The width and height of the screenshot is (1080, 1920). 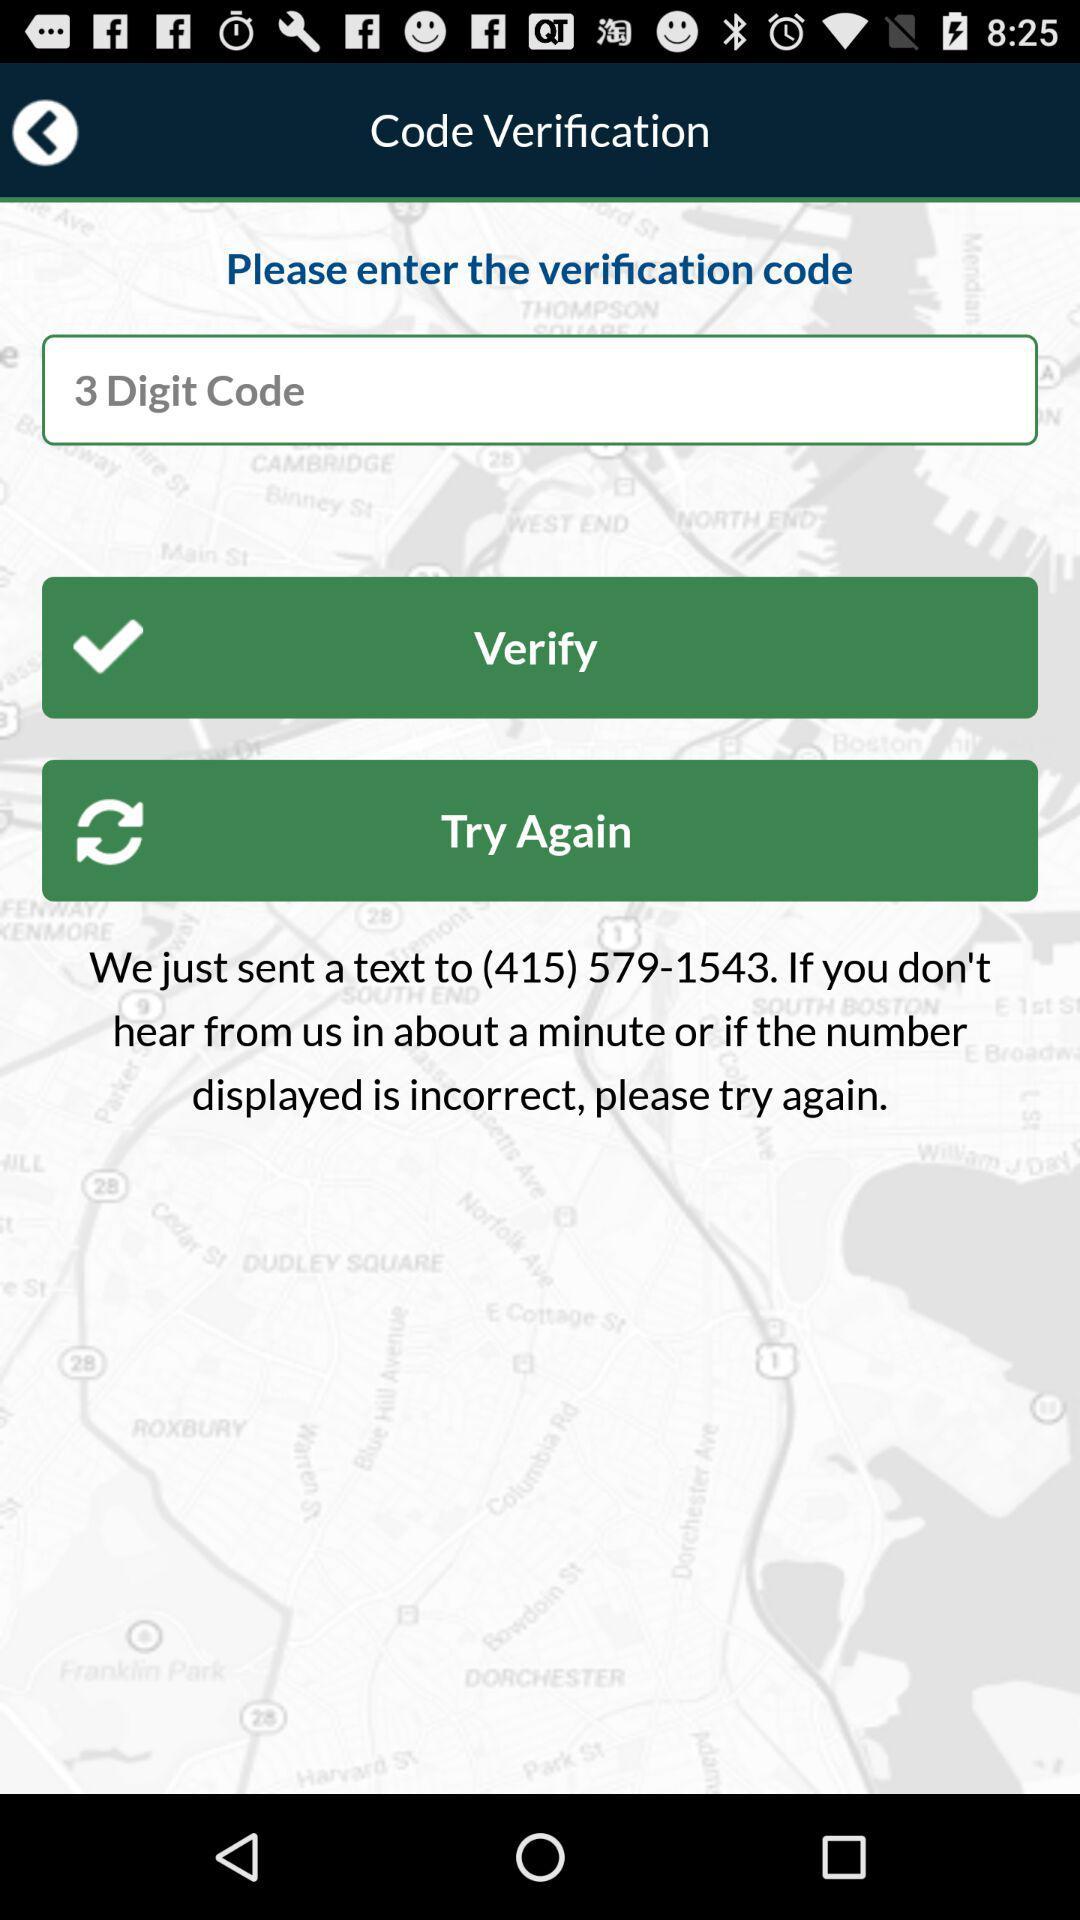 What do you see at coordinates (45, 141) in the screenshot?
I see `the arrow_backward icon` at bounding box center [45, 141].